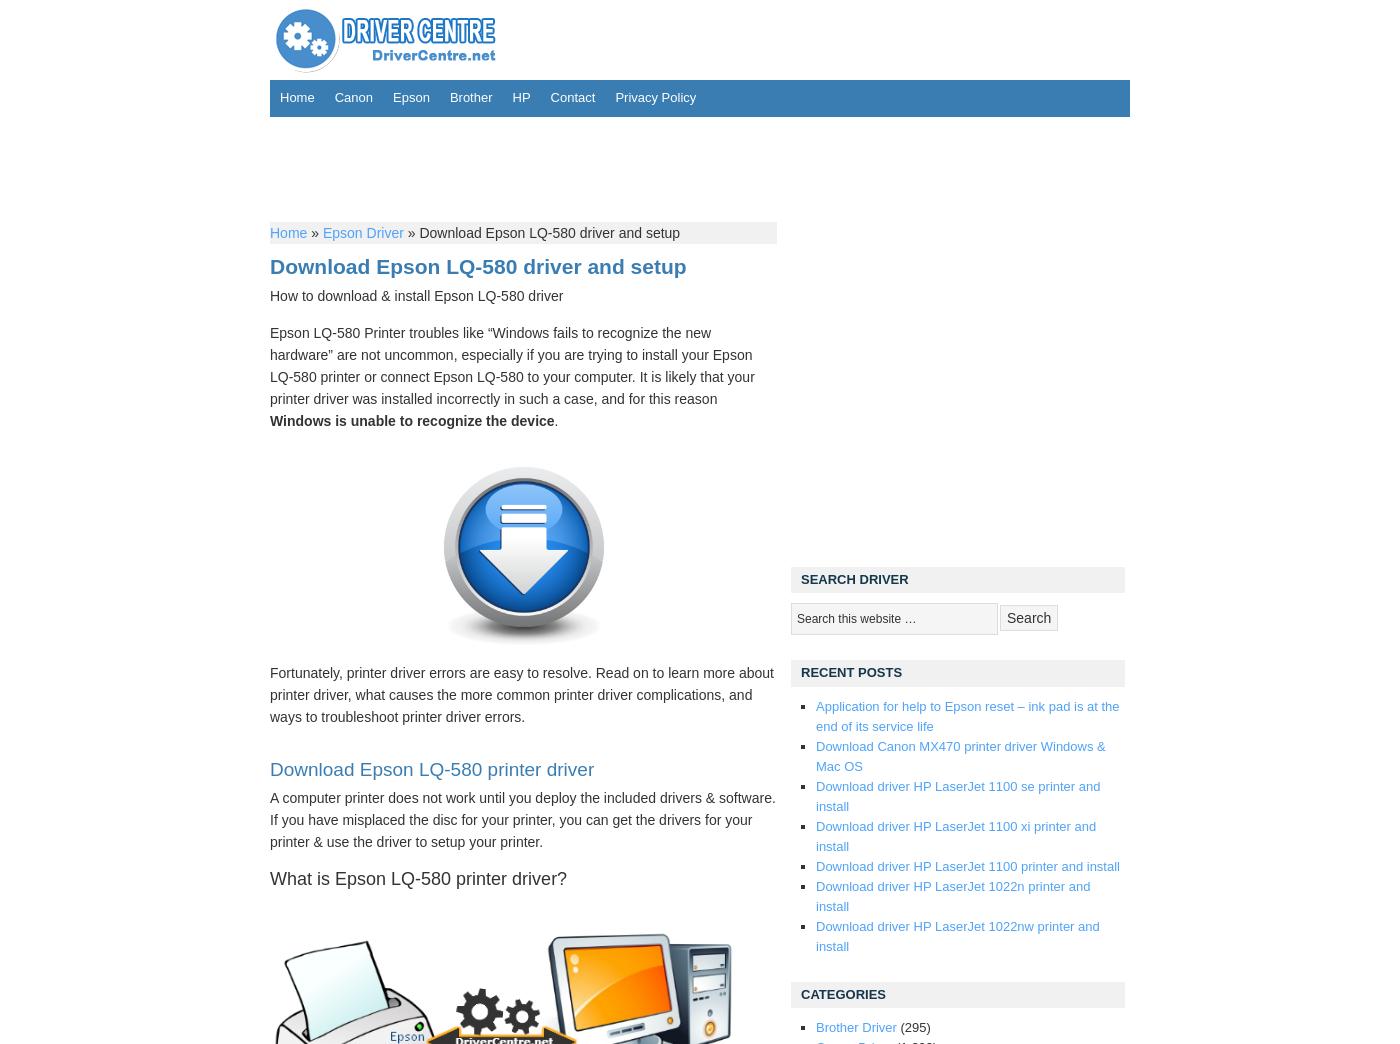  Describe the element at coordinates (956, 834) in the screenshot. I see `'Download driver HP LaserJet 1100 xi printer and install'` at that location.